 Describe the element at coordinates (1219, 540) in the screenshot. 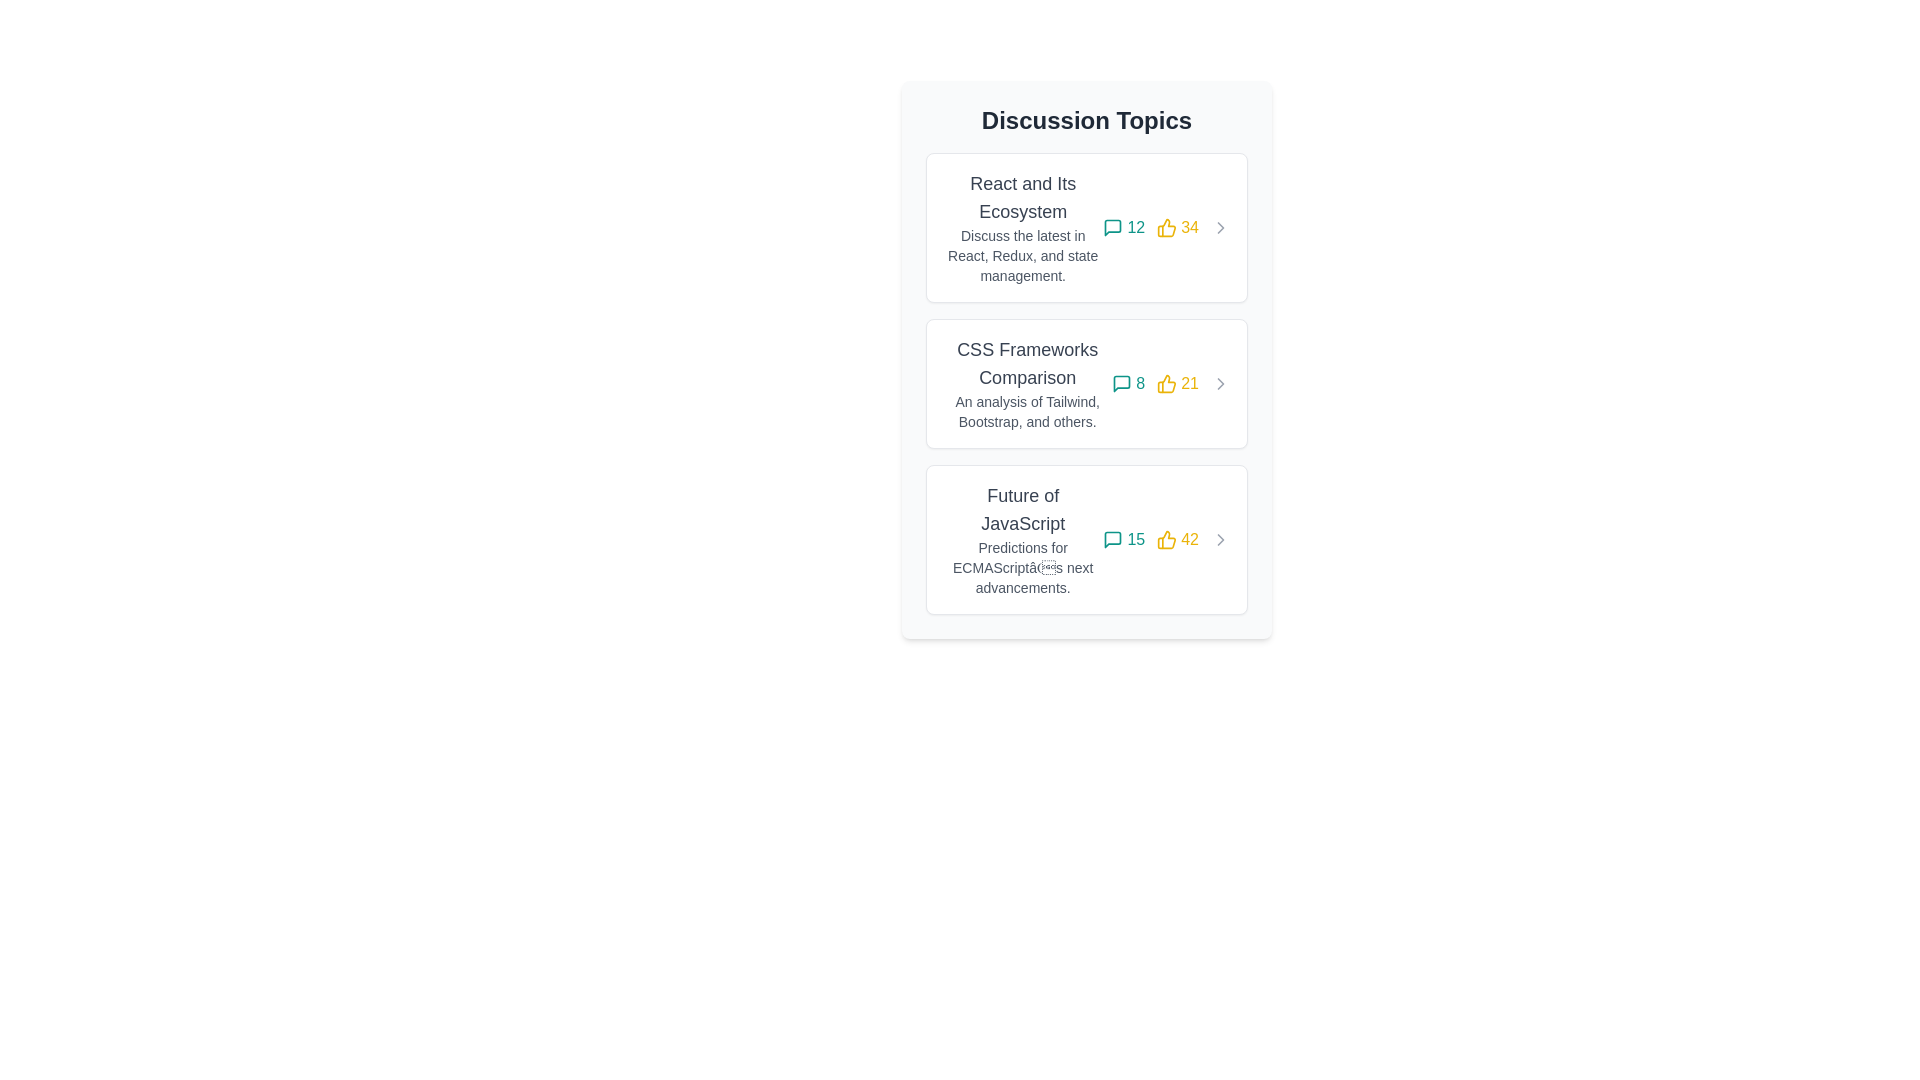

I see `the right arrow icon with a thin outline located in the bottom-right corner of the 'Future of JavaScript' discussion topic section` at that location.